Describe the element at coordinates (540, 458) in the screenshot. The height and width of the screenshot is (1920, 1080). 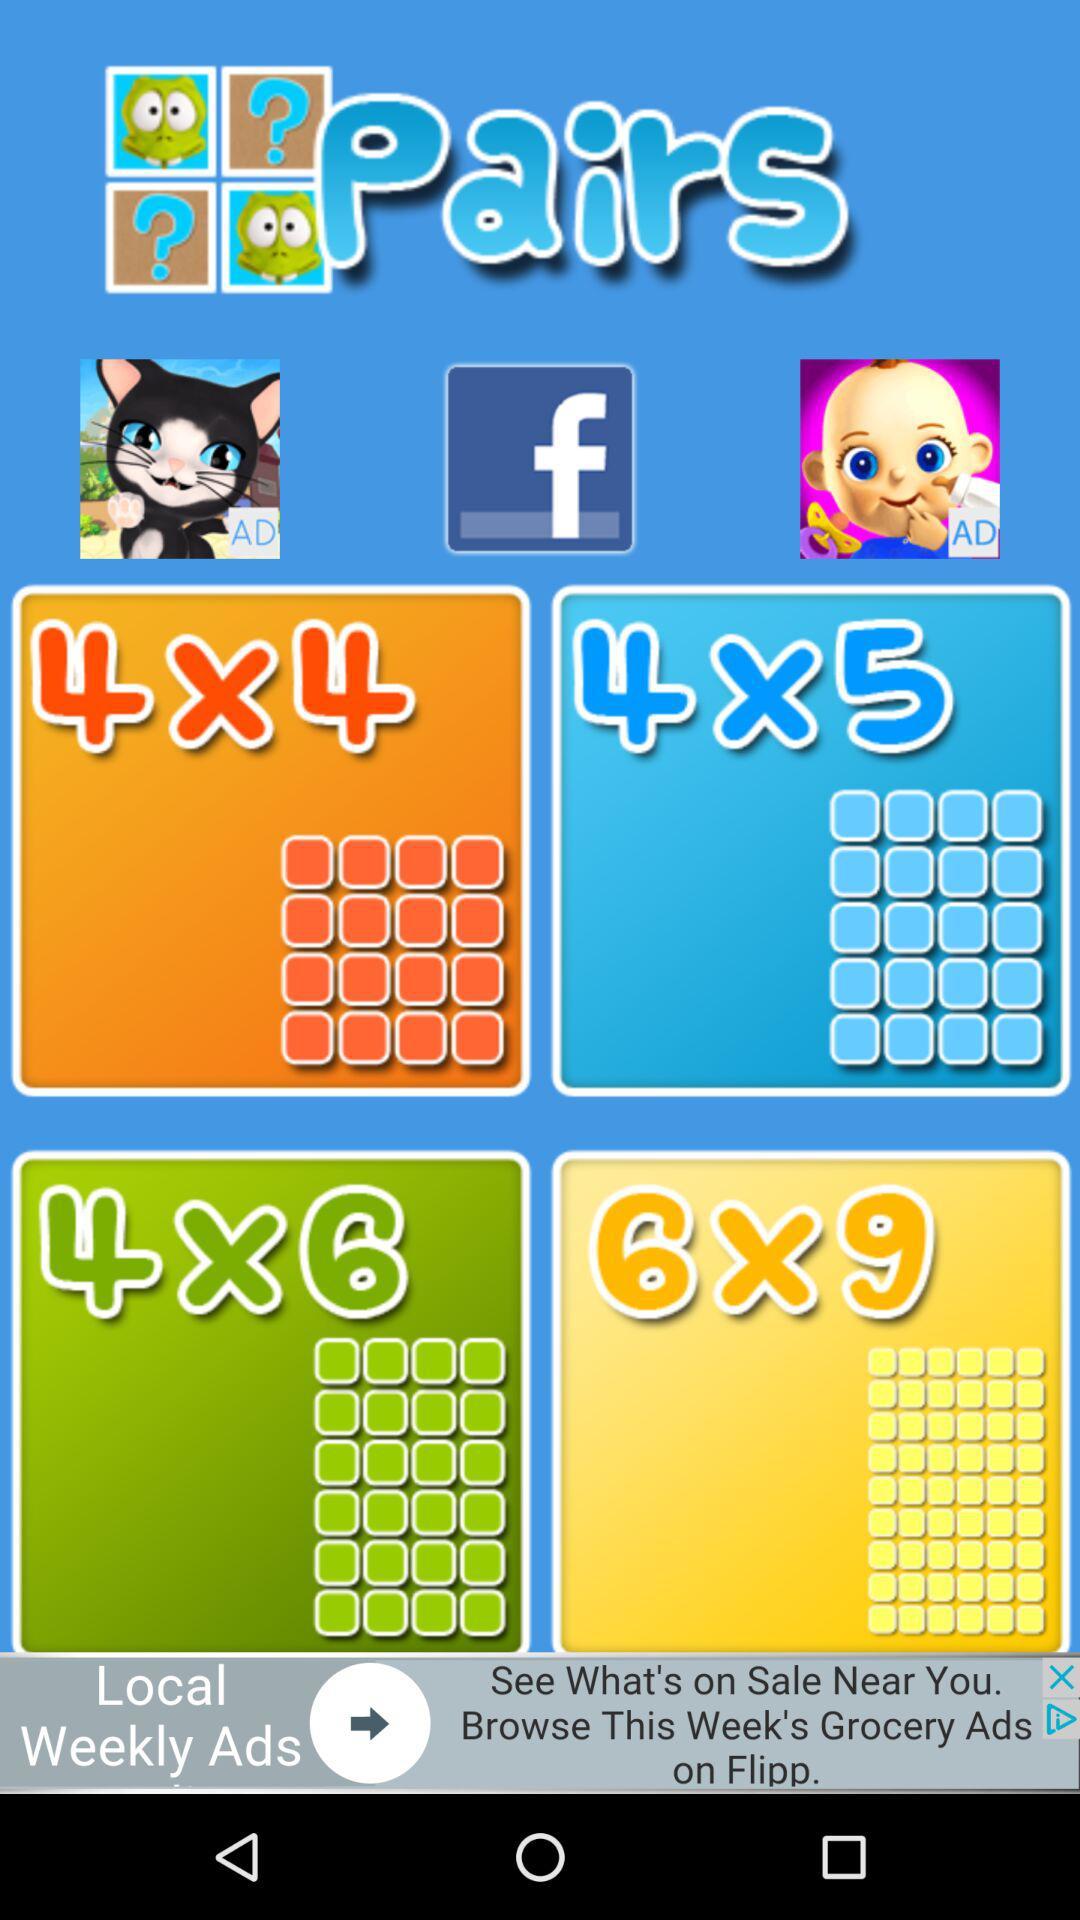
I see `face book app` at that location.